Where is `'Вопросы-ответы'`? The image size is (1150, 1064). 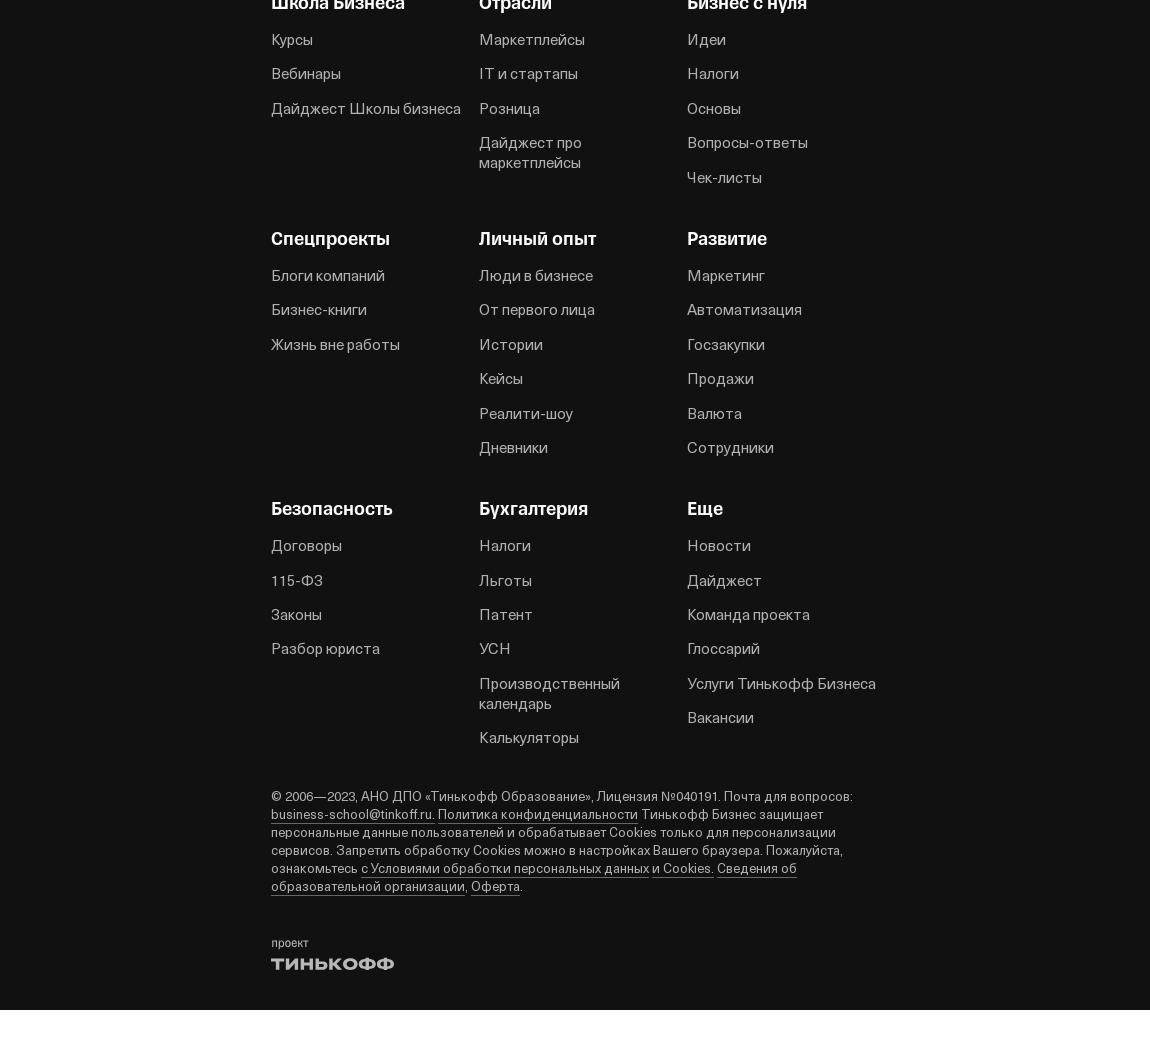
'Вопросы-ответы' is located at coordinates (746, 142).